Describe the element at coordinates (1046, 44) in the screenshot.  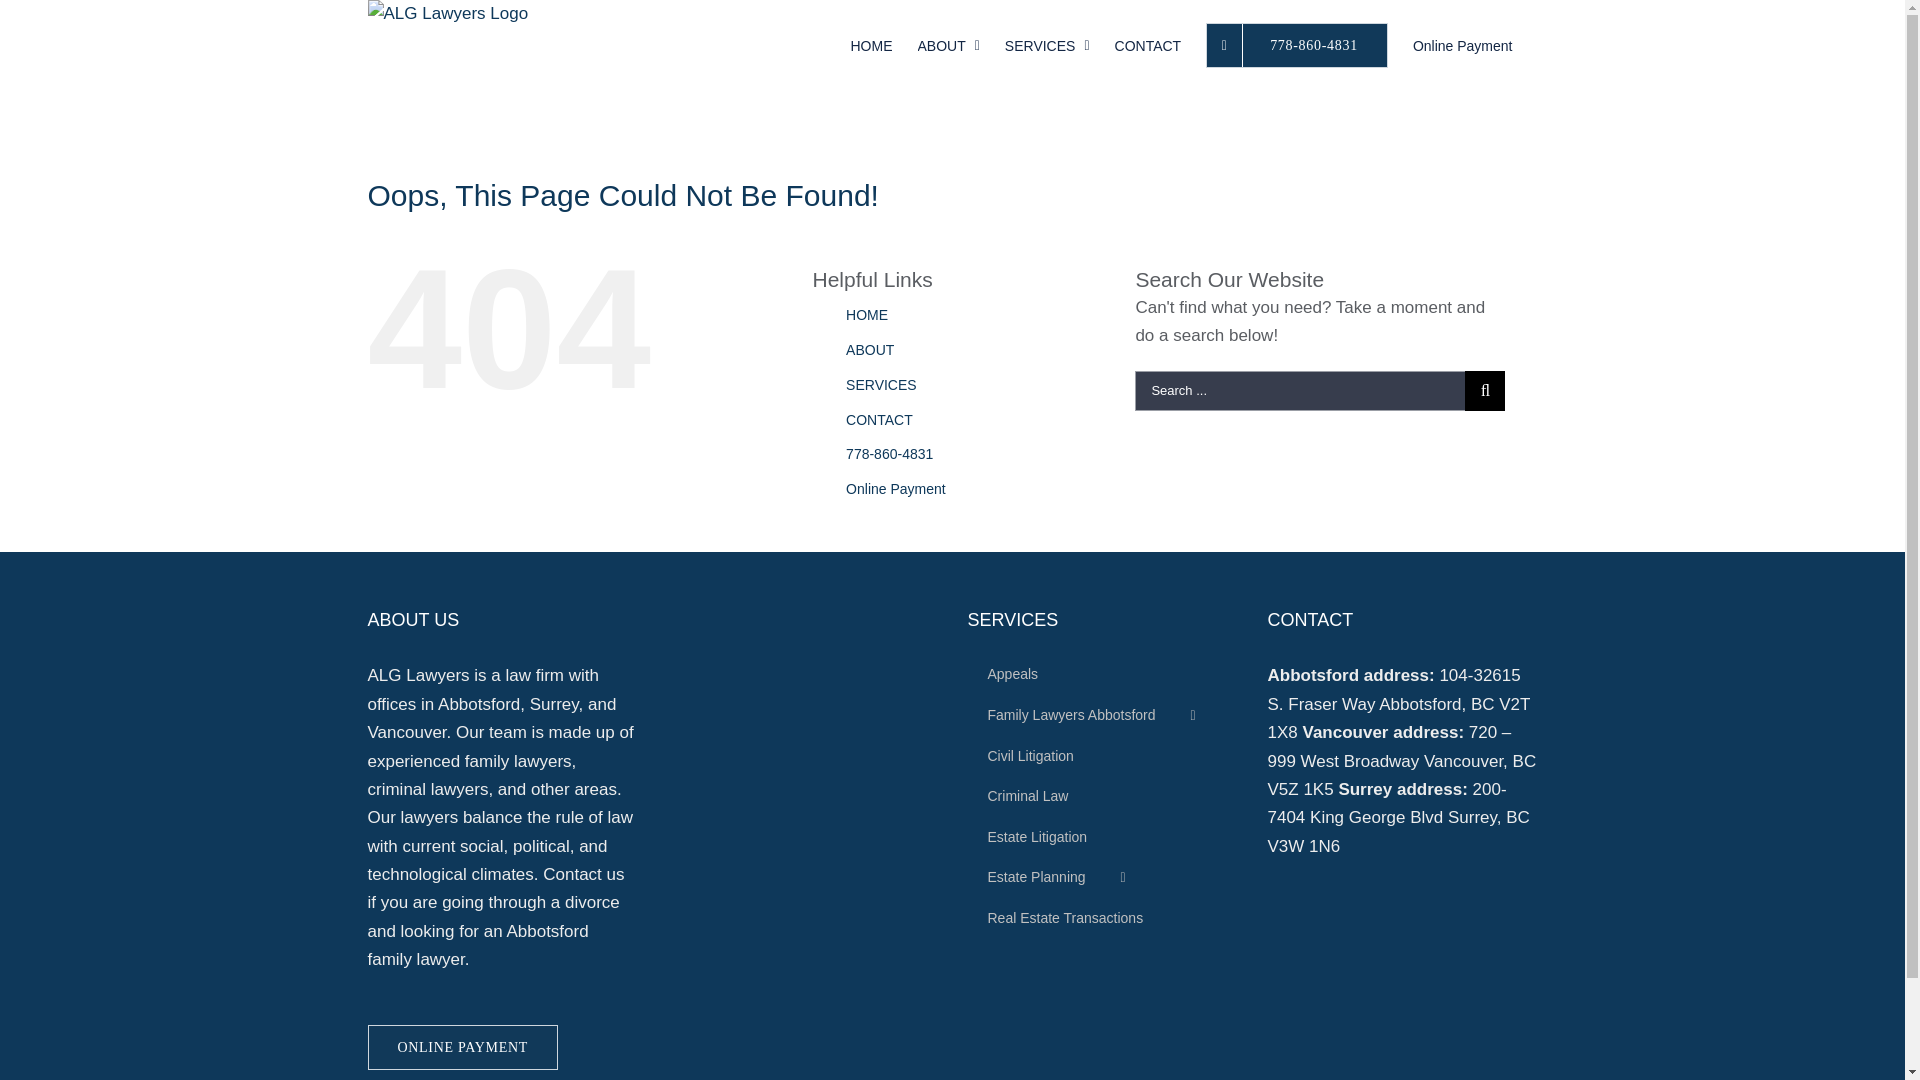
I see `'SERVICES'` at that location.